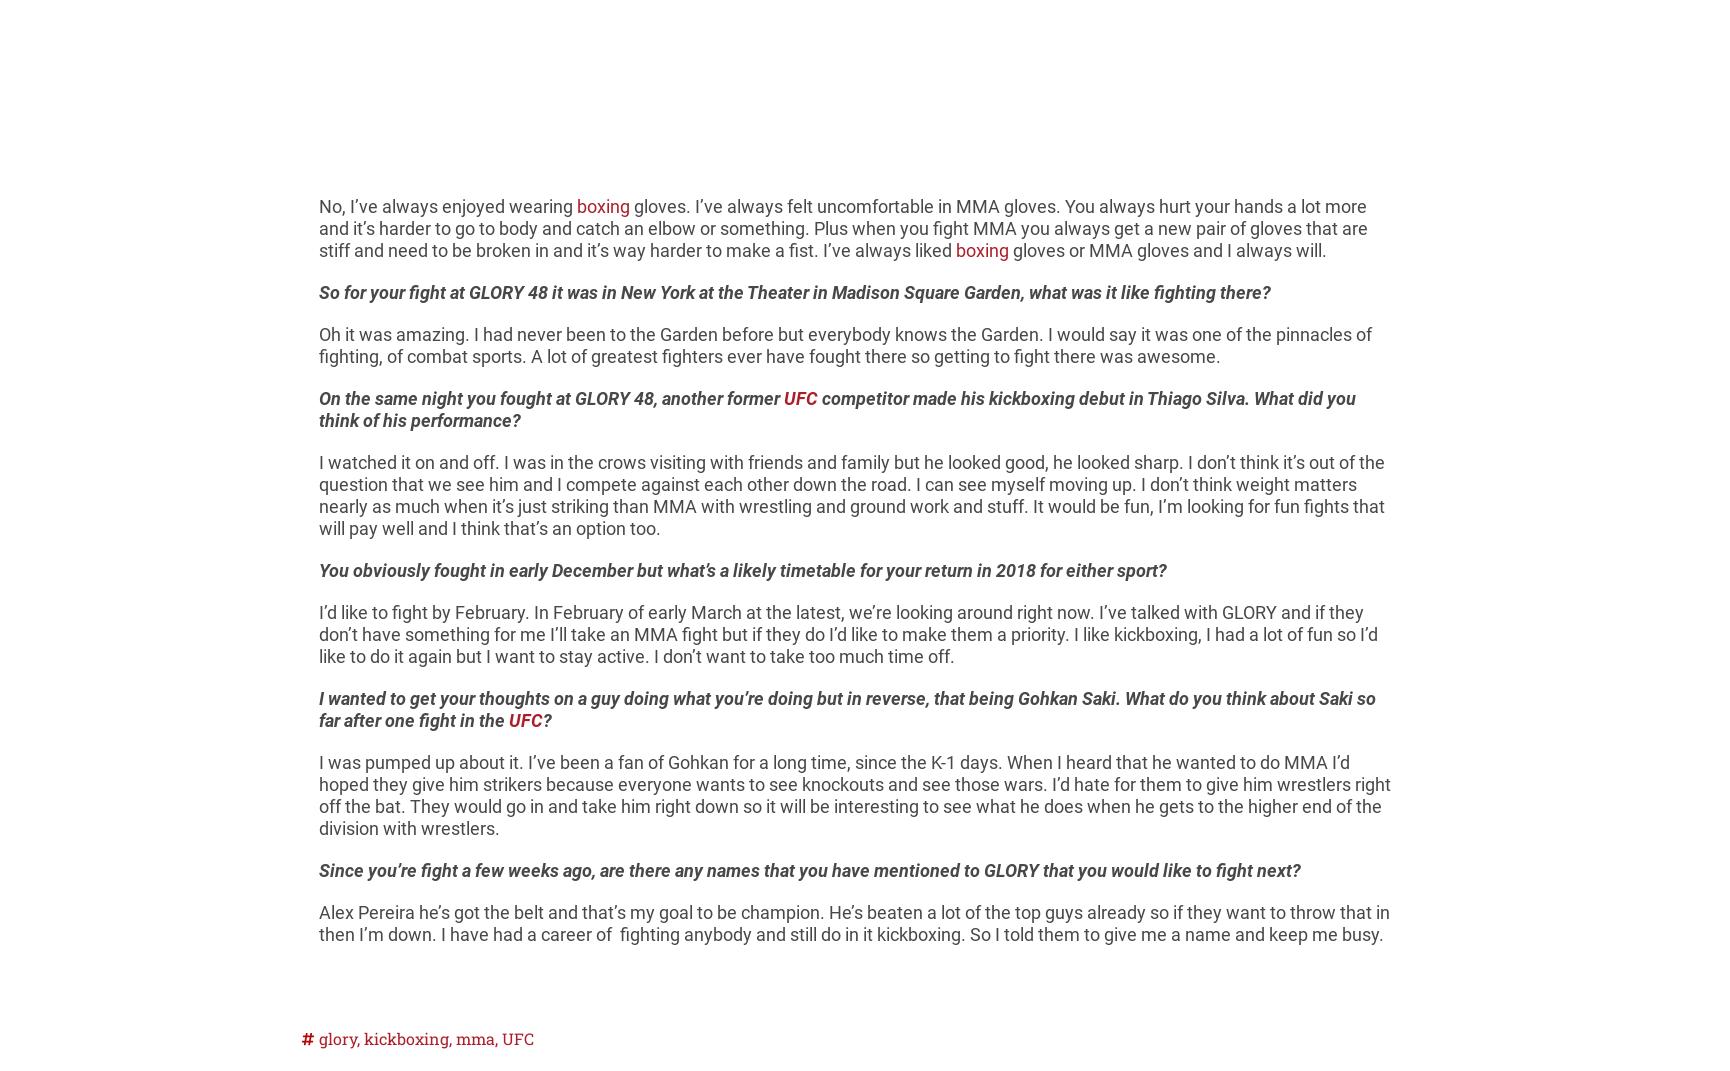  I want to click on 'Since you’re fight a few weeks ago, are there any names that you have mentioned to GLORY that you would like to fight next?', so click(808, 870).